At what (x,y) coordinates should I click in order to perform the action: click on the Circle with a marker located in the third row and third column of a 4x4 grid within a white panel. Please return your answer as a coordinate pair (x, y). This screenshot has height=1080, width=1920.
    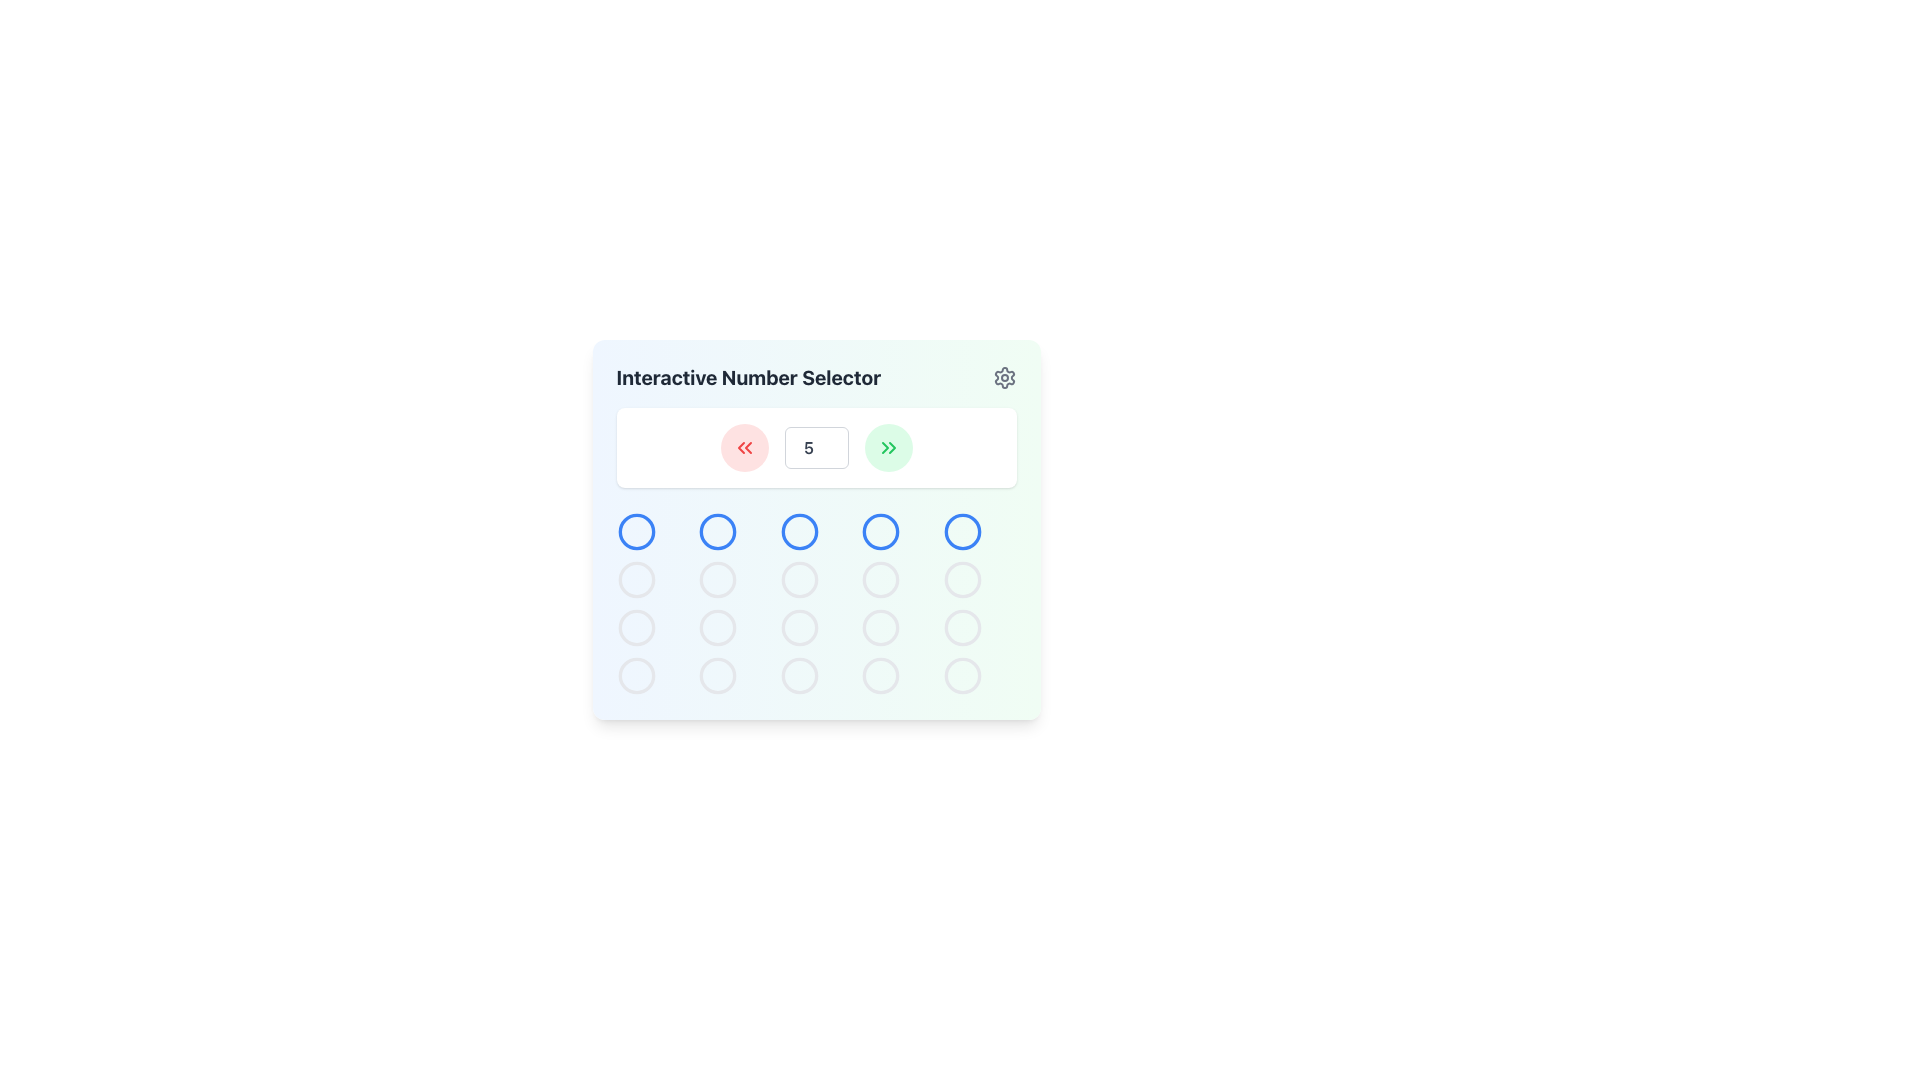
    Looking at the image, I should click on (798, 531).